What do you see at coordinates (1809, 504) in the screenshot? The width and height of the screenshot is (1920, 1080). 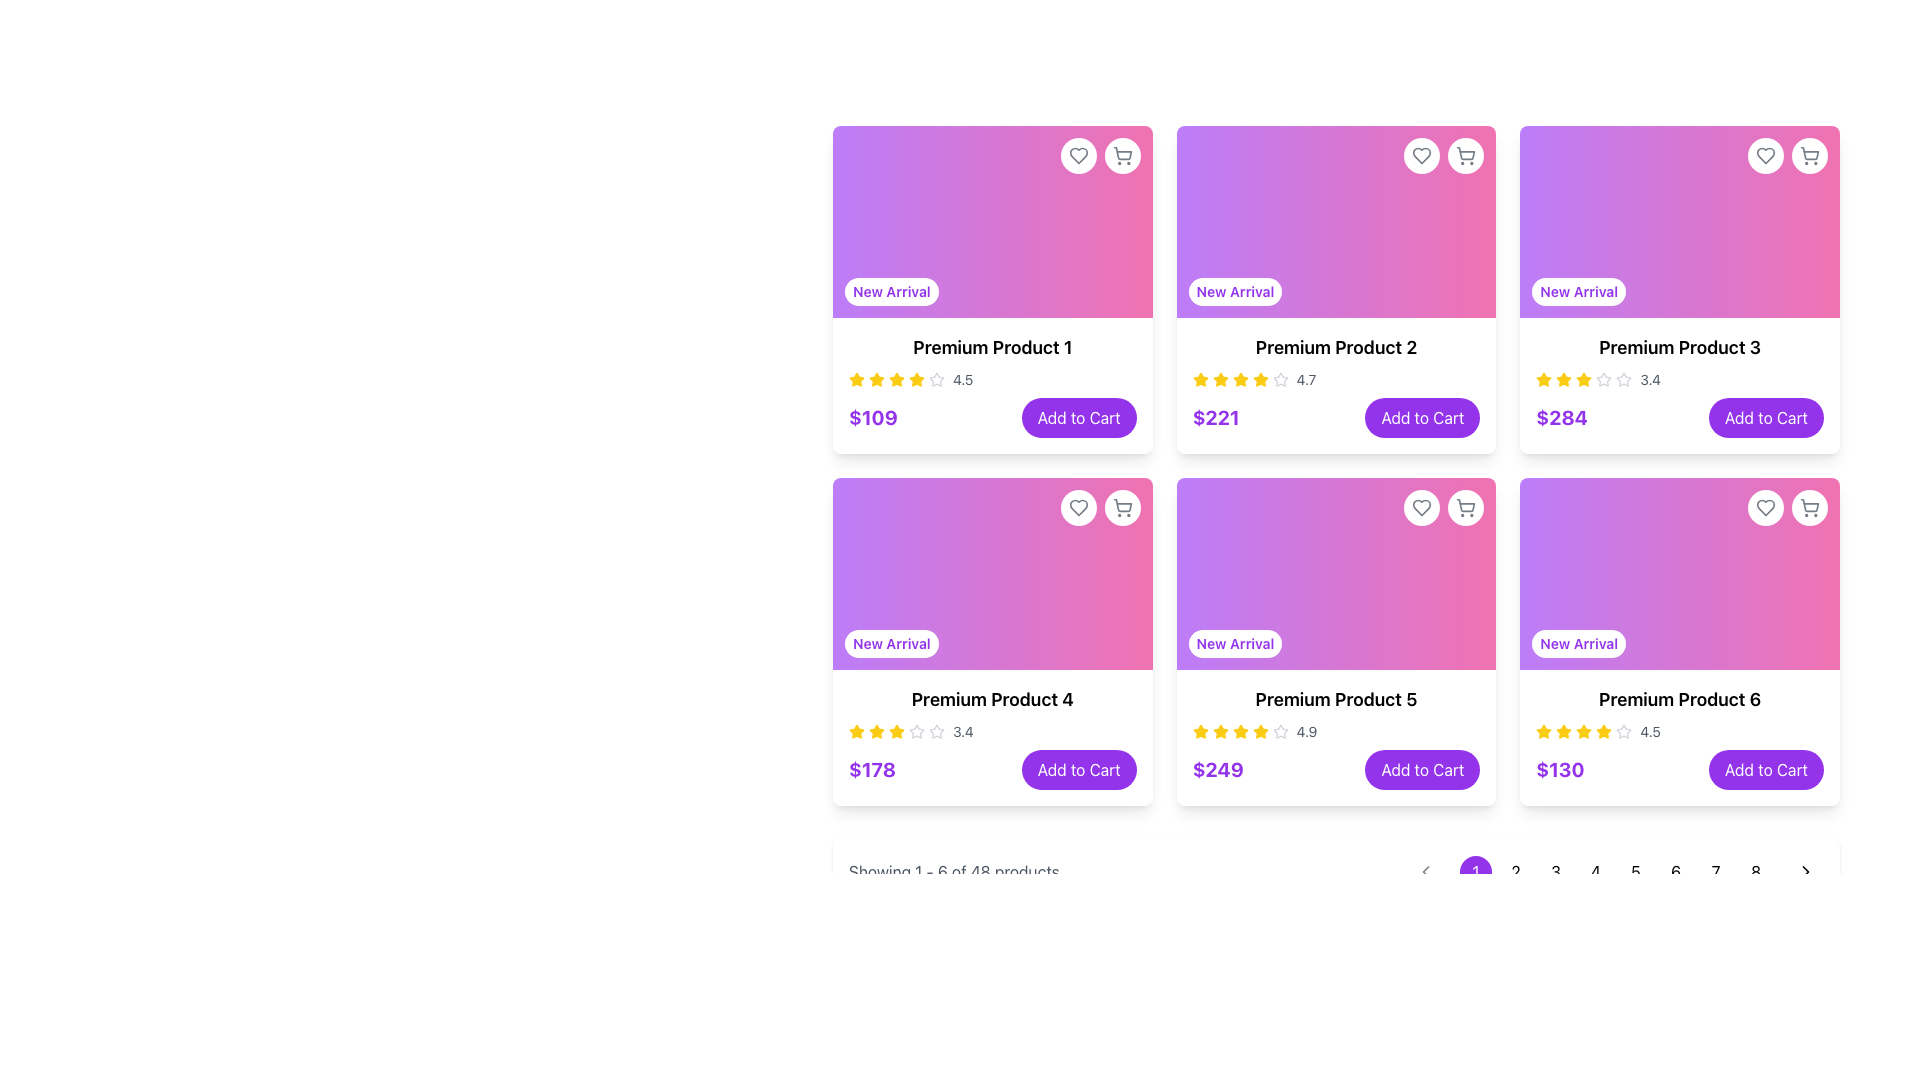 I see `the icon-based button located in the top-right corner of the 'Premium Product 6' card` at bounding box center [1809, 504].